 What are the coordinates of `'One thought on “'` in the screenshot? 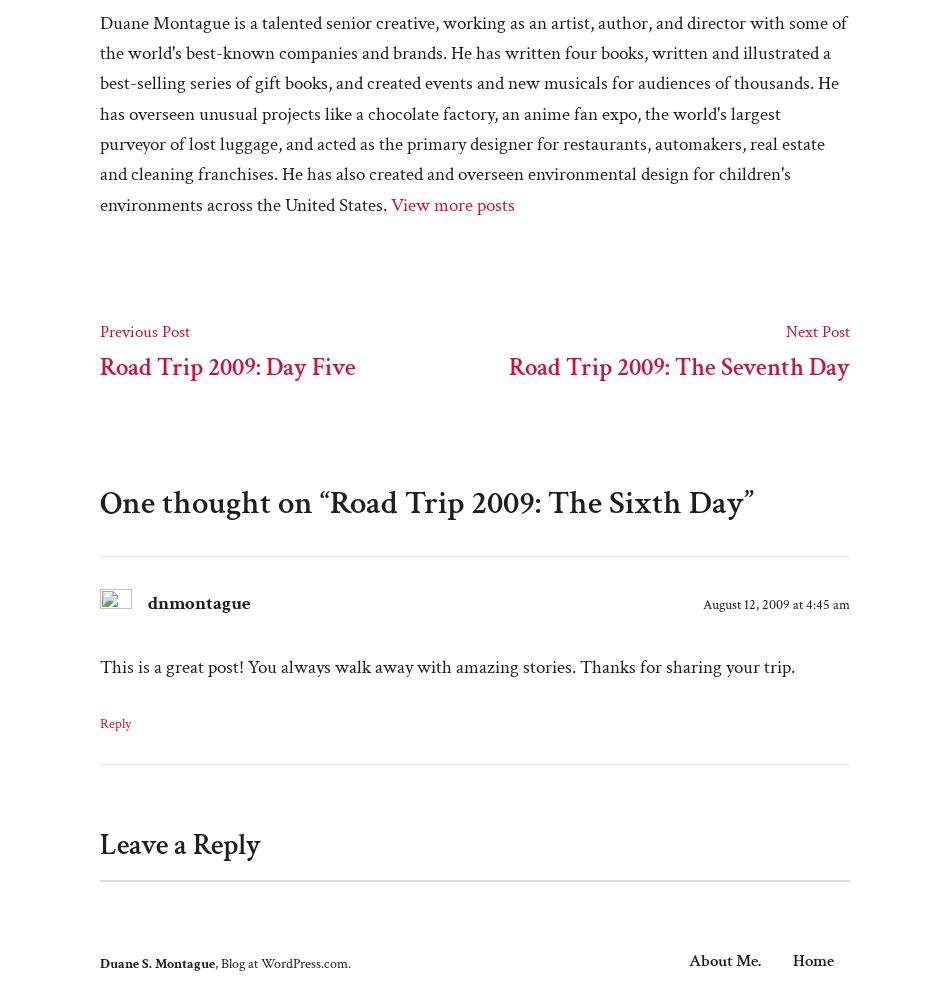 It's located at (214, 501).